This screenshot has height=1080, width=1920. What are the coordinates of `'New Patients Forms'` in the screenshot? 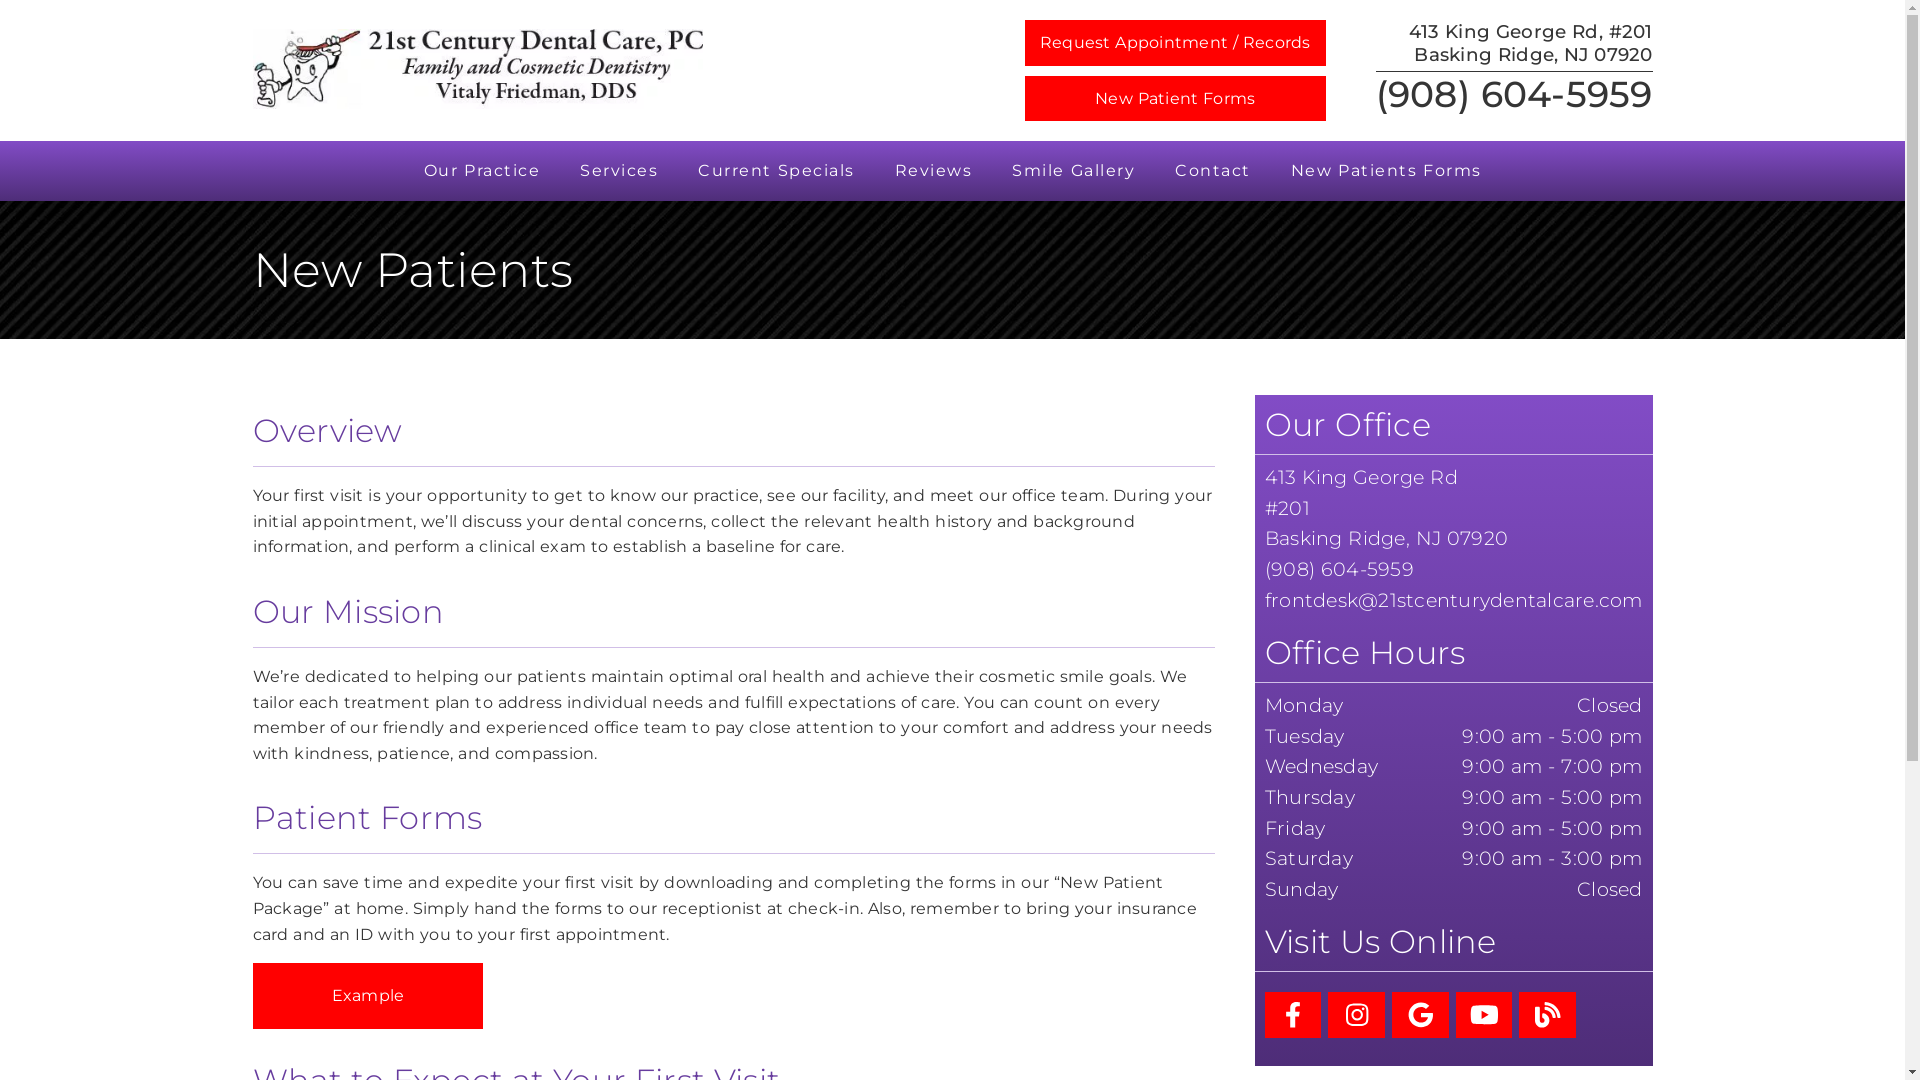 It's located at (1384, 169).